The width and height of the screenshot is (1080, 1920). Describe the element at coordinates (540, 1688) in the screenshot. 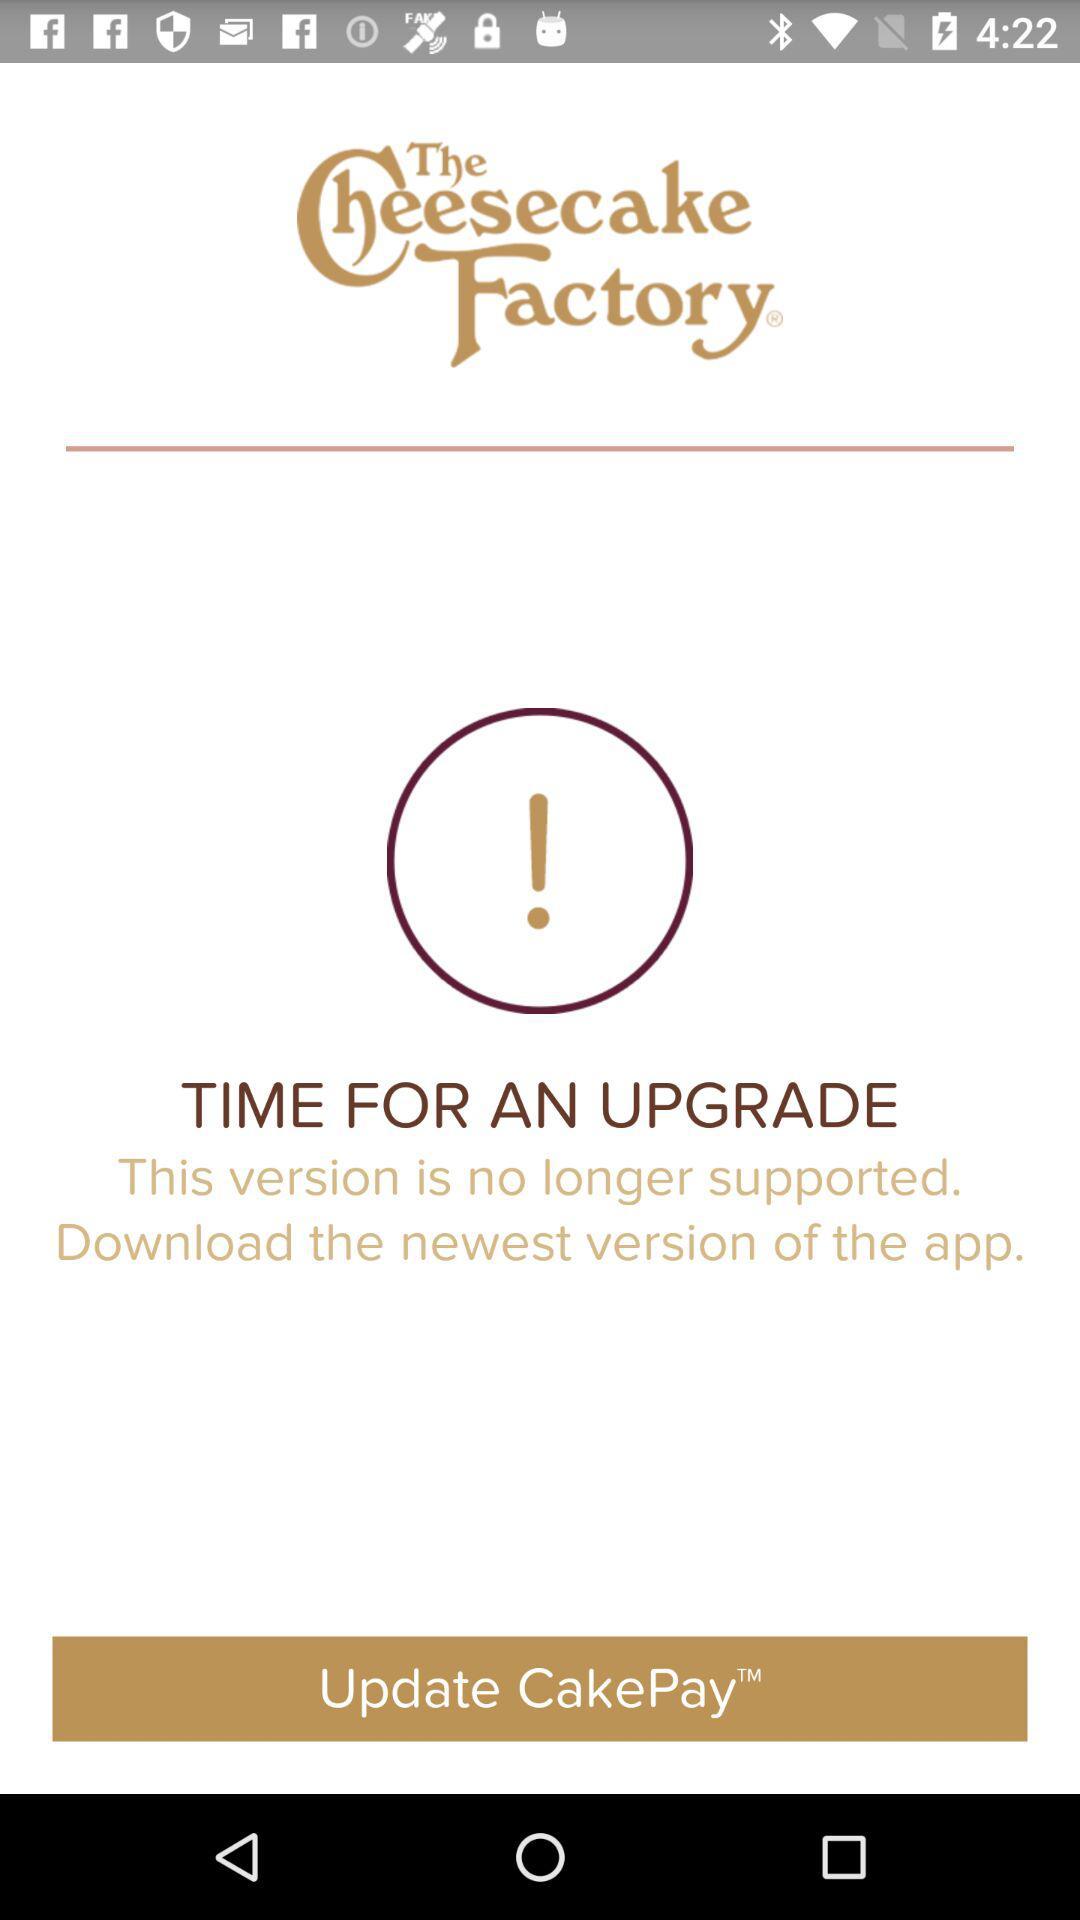

I see `the app below the this version is icon` at that location.